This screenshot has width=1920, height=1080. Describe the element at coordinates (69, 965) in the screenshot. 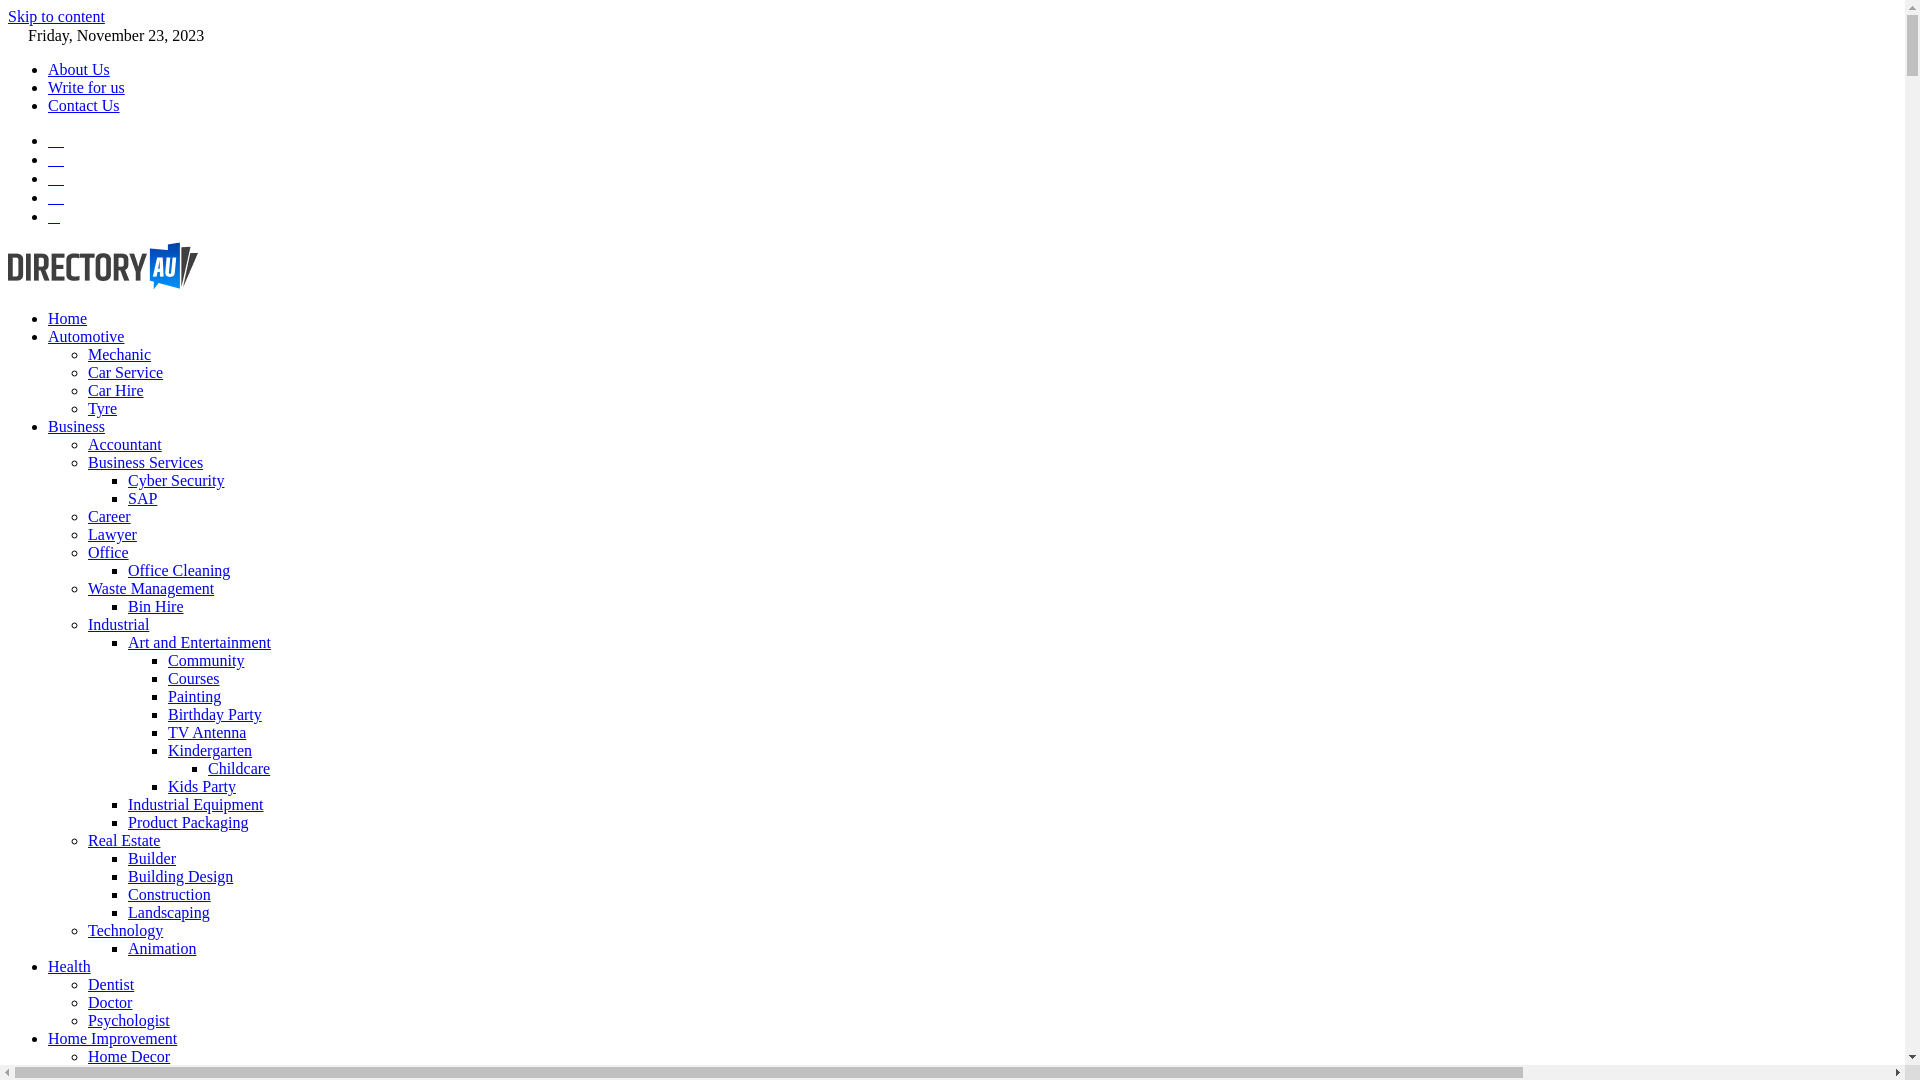

I see `'Health'` at that location.